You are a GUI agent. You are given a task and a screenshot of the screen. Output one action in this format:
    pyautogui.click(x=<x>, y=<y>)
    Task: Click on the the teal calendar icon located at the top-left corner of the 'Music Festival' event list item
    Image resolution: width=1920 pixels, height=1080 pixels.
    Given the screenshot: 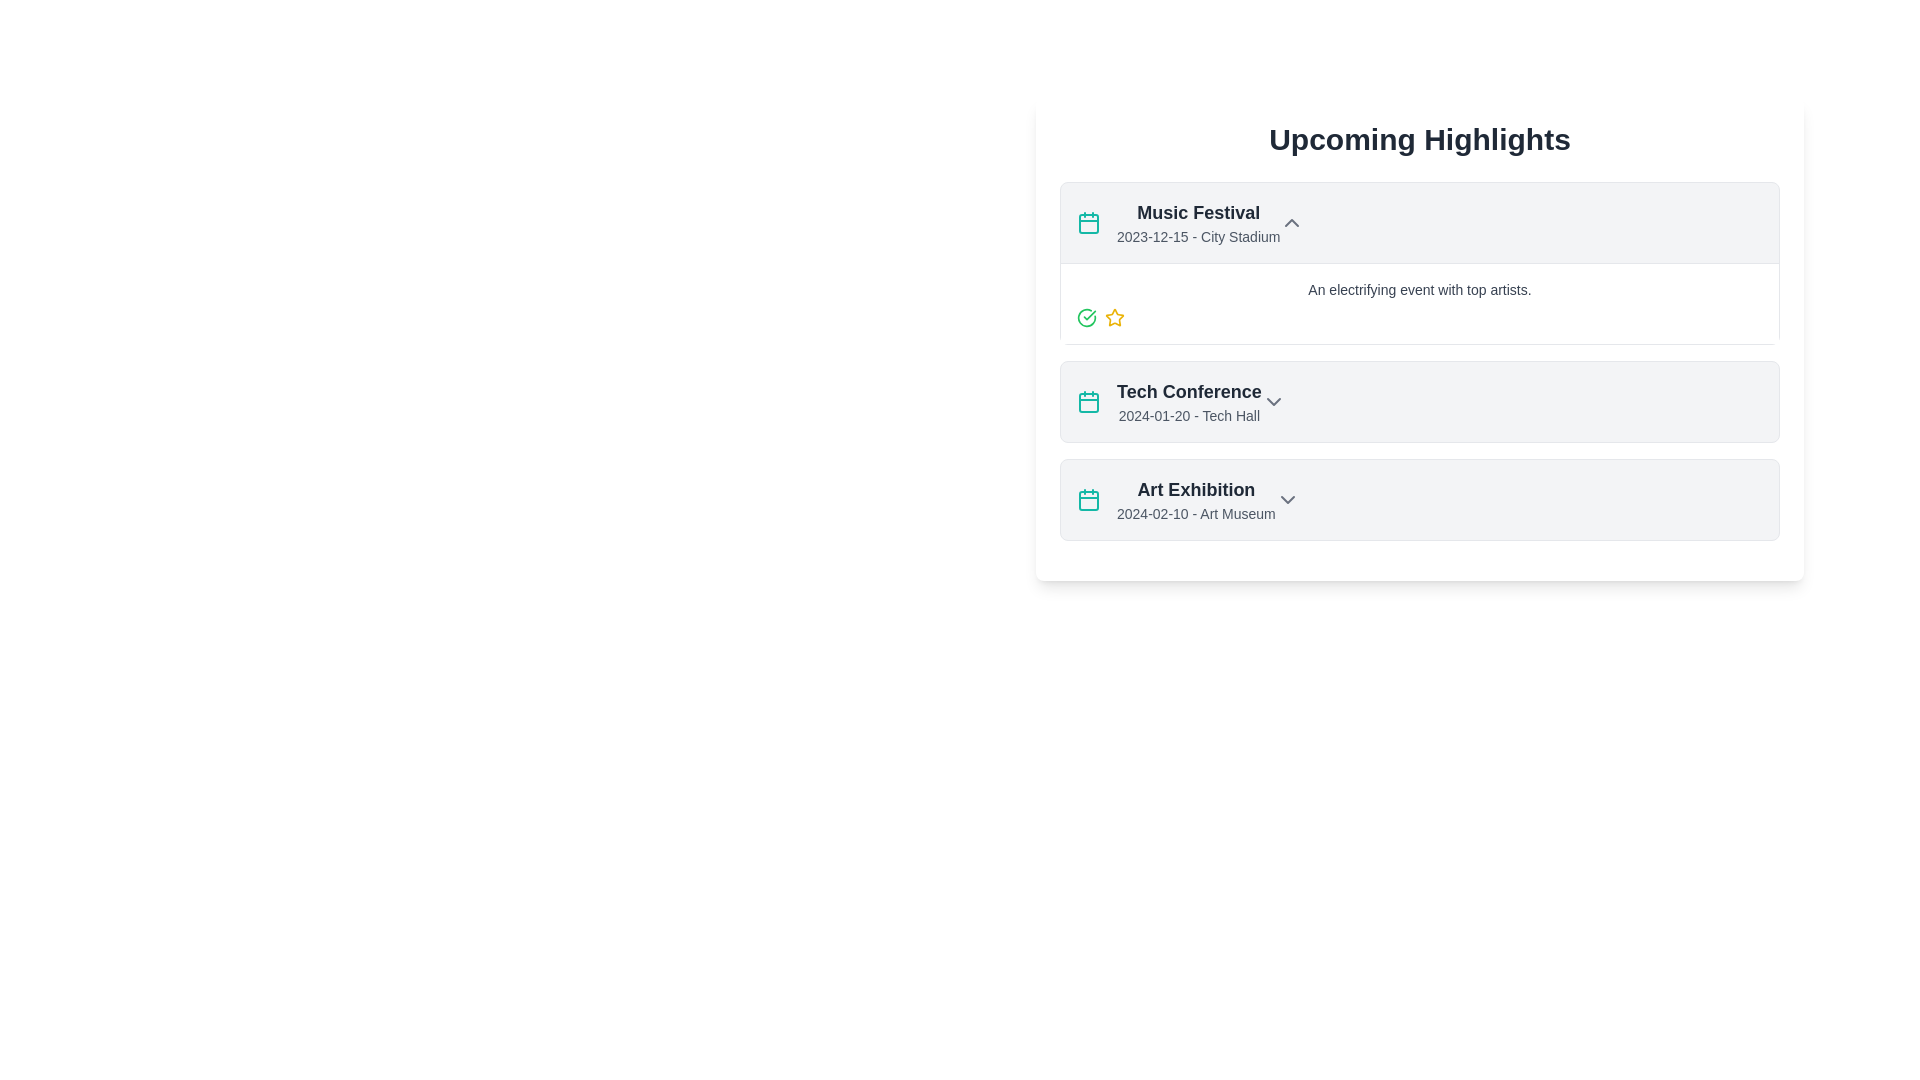 What is the action you would take?
    pyautogui.click(x=1088, y=500)
    